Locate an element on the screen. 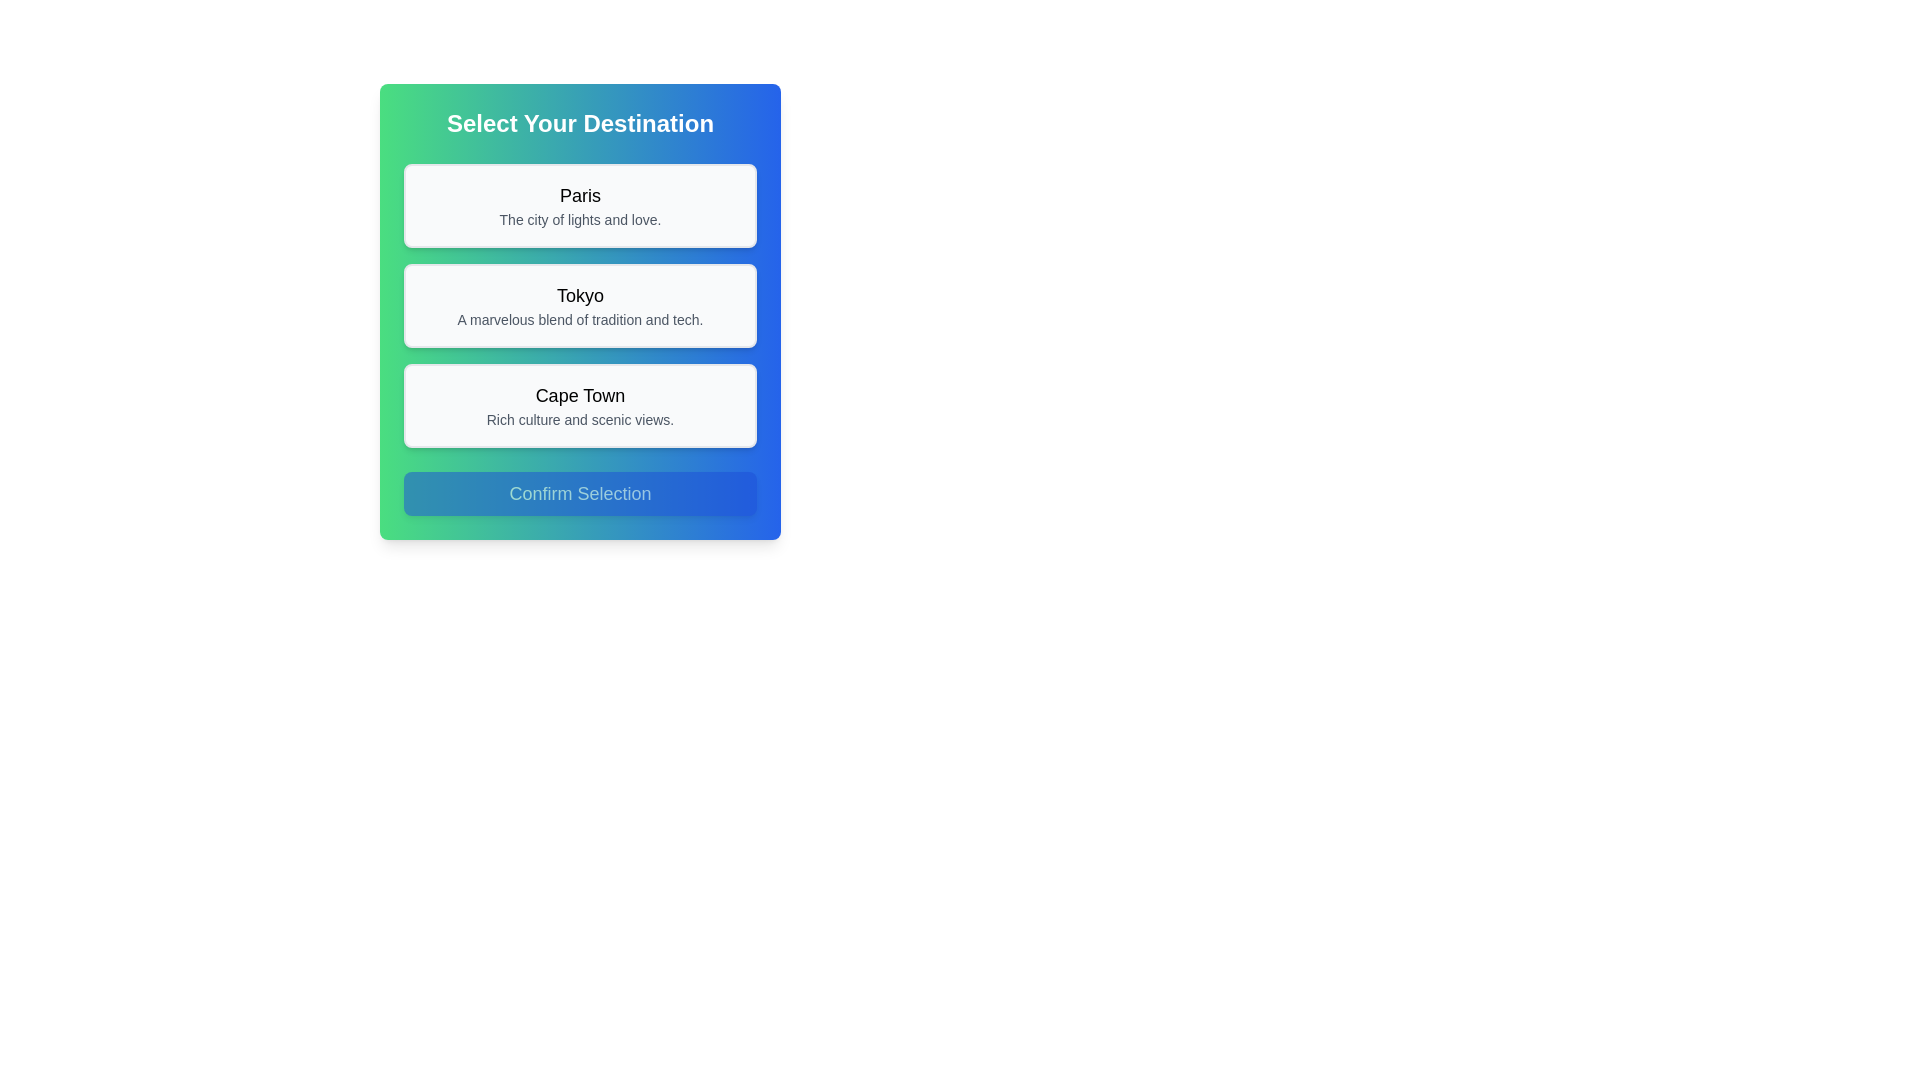  to select the Information card displaying details about the destination 'Paris', which is the first card in a vertical list of options is located at coordinates (579, 205).